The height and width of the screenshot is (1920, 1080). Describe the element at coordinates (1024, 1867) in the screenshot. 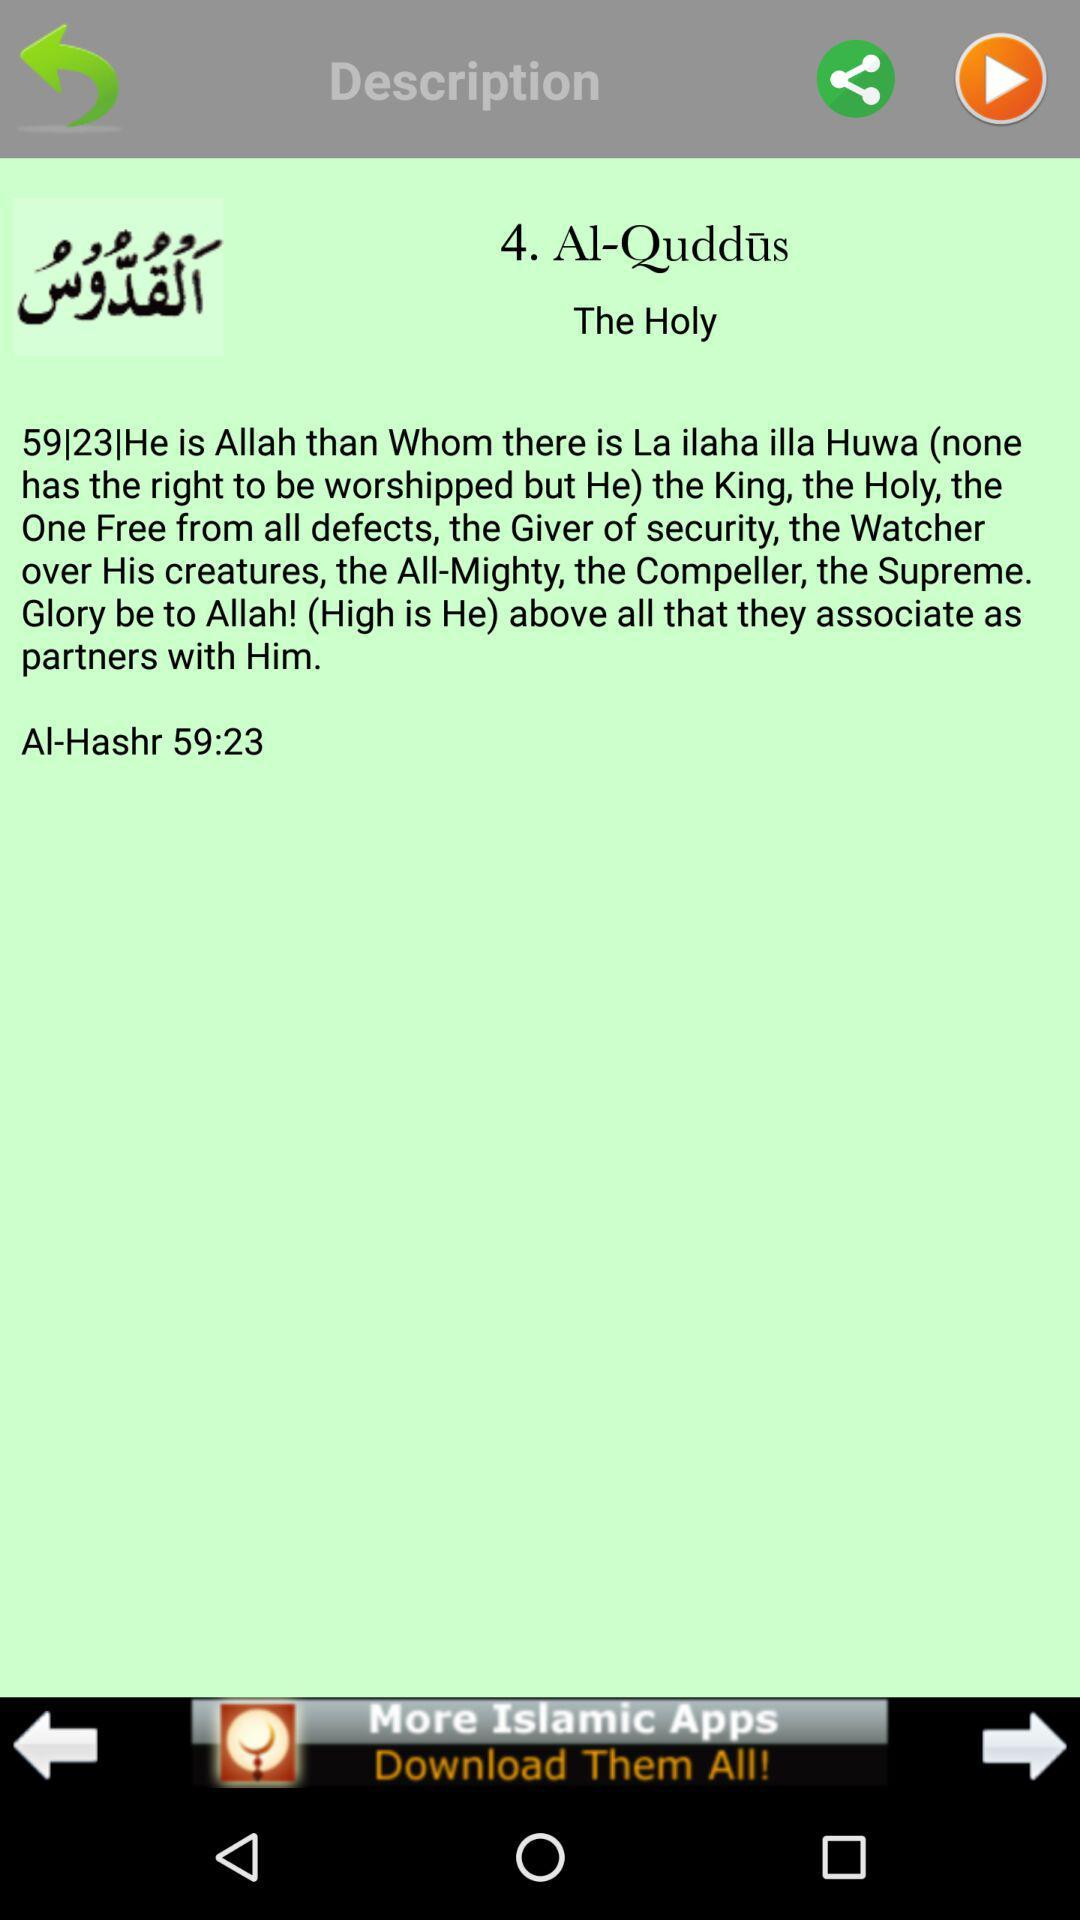

I see `the arrow_forward icon` at that location.